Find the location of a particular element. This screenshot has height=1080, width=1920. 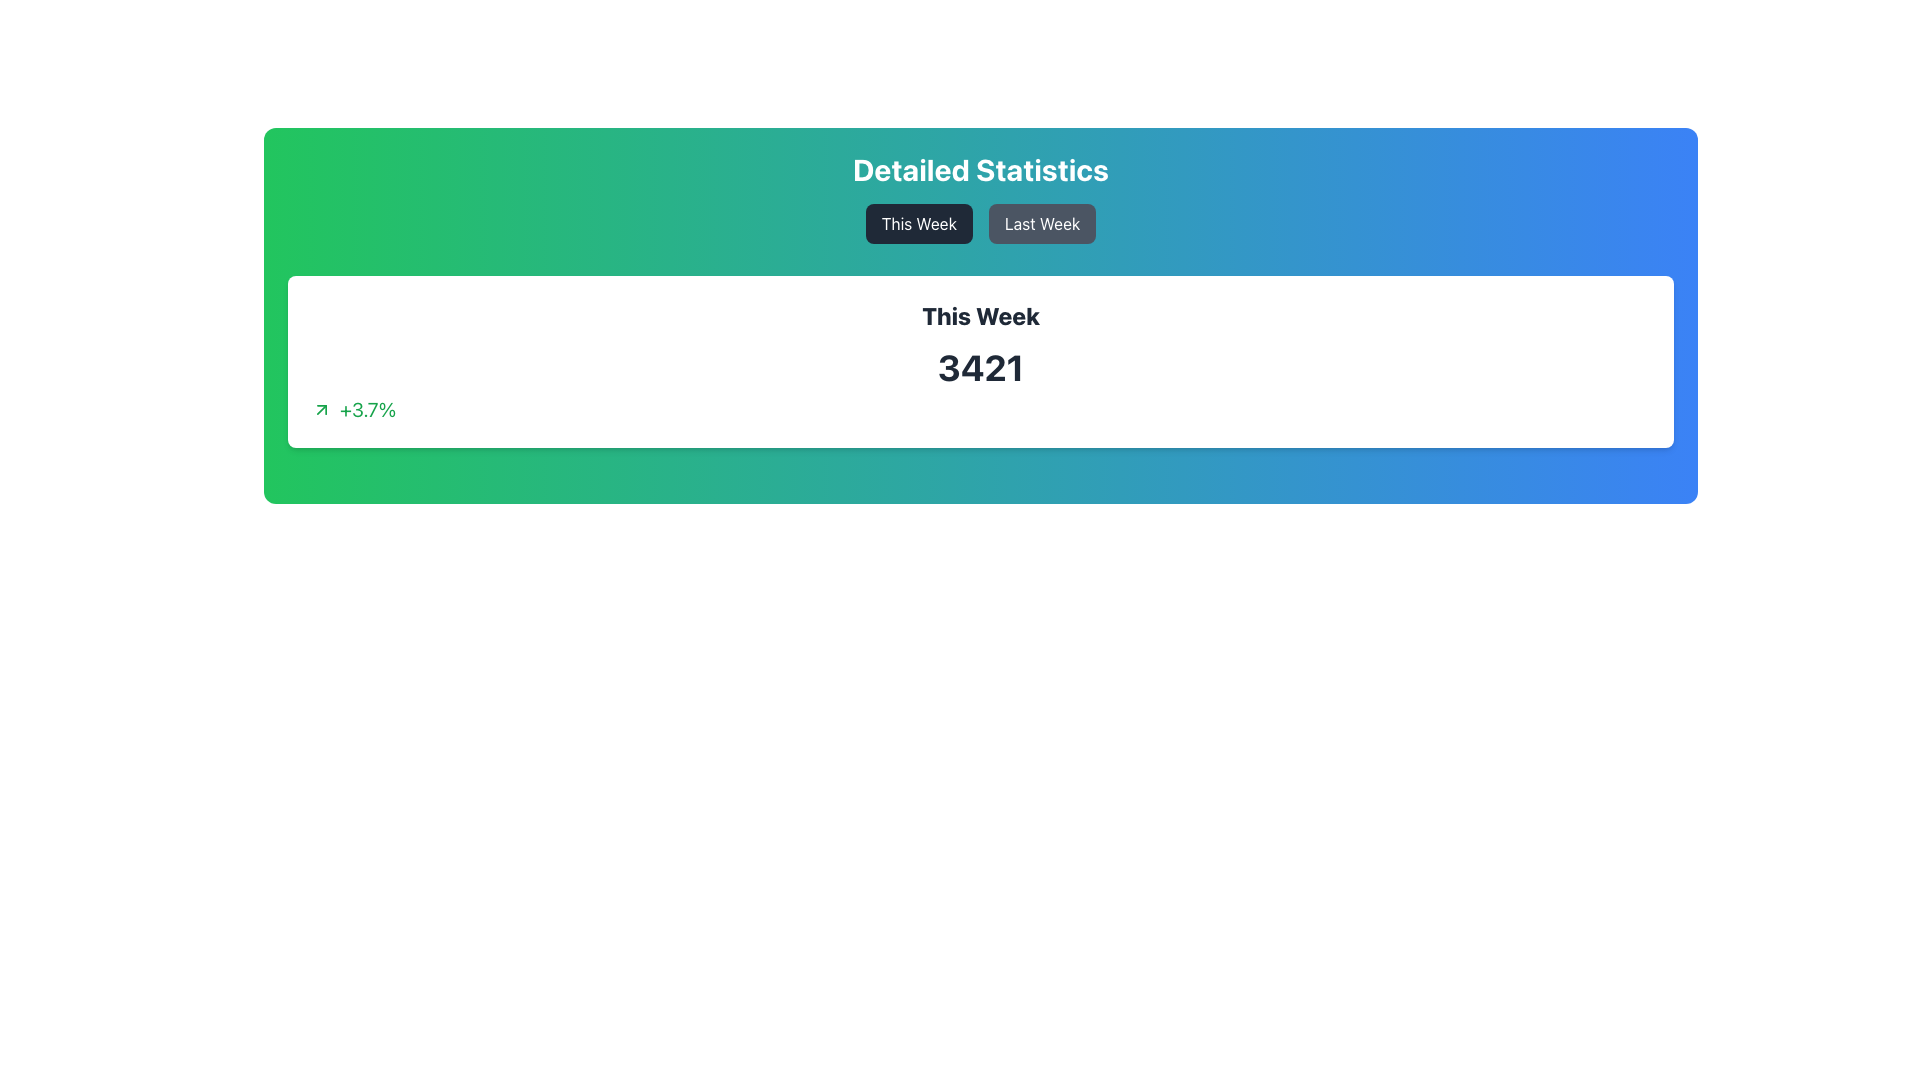

bold, large-sized text that reads 'This Week', which is prominently displayed above a larger numeric value in the highlighted content area is located at coordinates (980, 315).